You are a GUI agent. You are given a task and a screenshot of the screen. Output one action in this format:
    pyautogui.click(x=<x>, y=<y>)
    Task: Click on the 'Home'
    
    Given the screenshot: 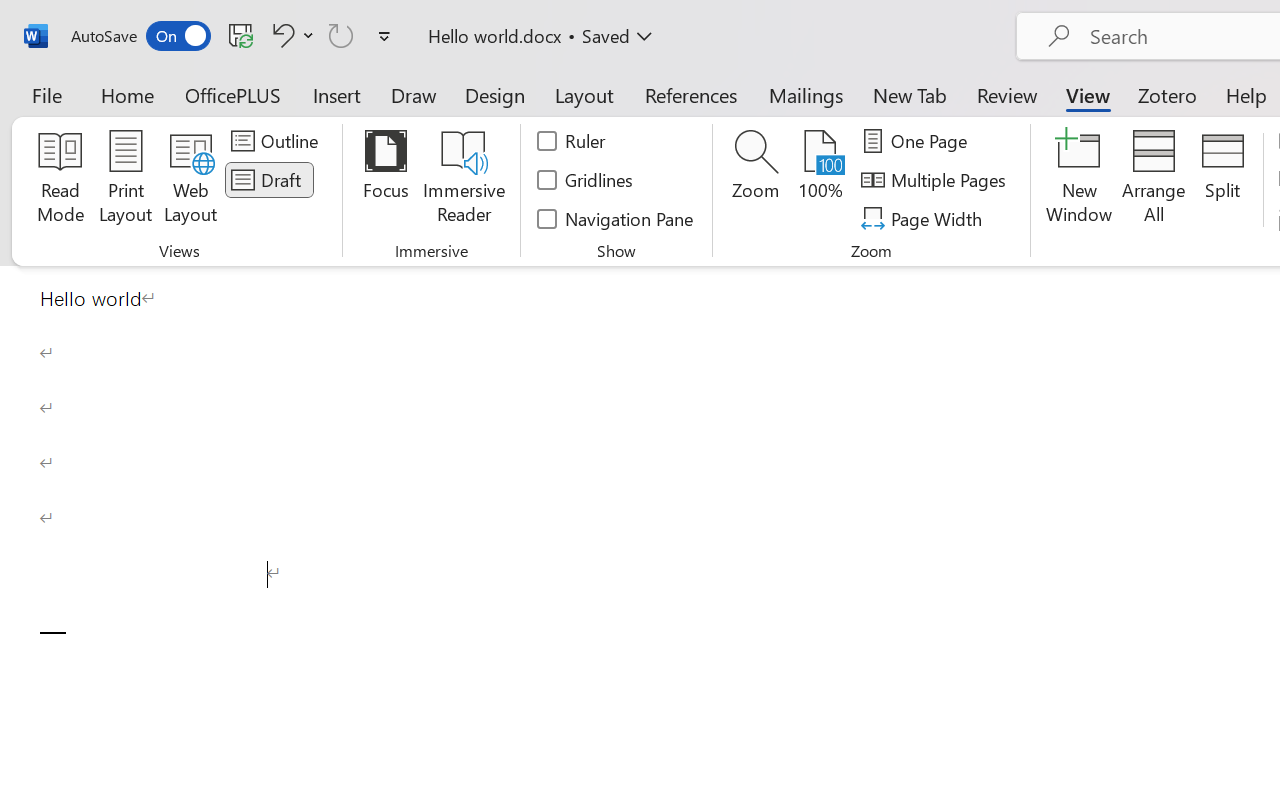 What is the action you would take?
    pyautogui.click(x=127, y=94)
    